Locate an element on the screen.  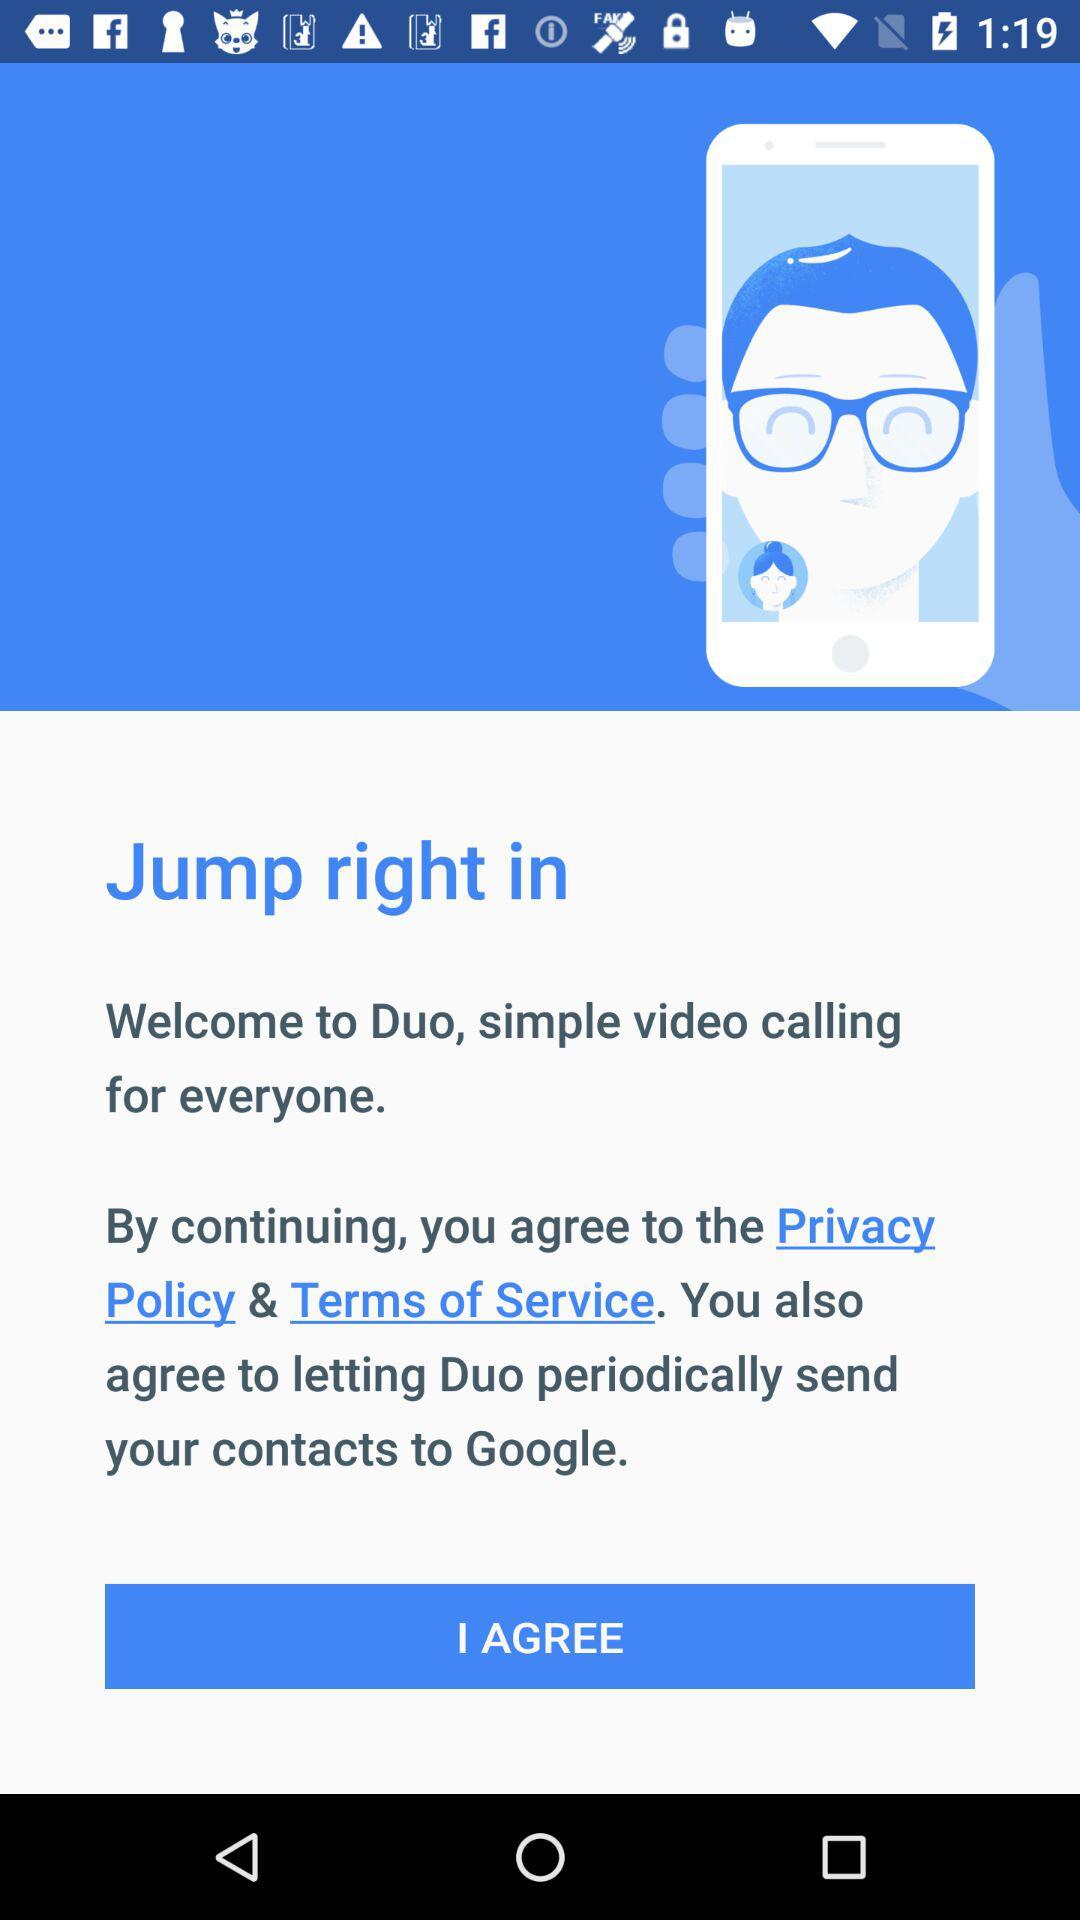
icon below the by continuing you item is located at coordinates (540, 1636).